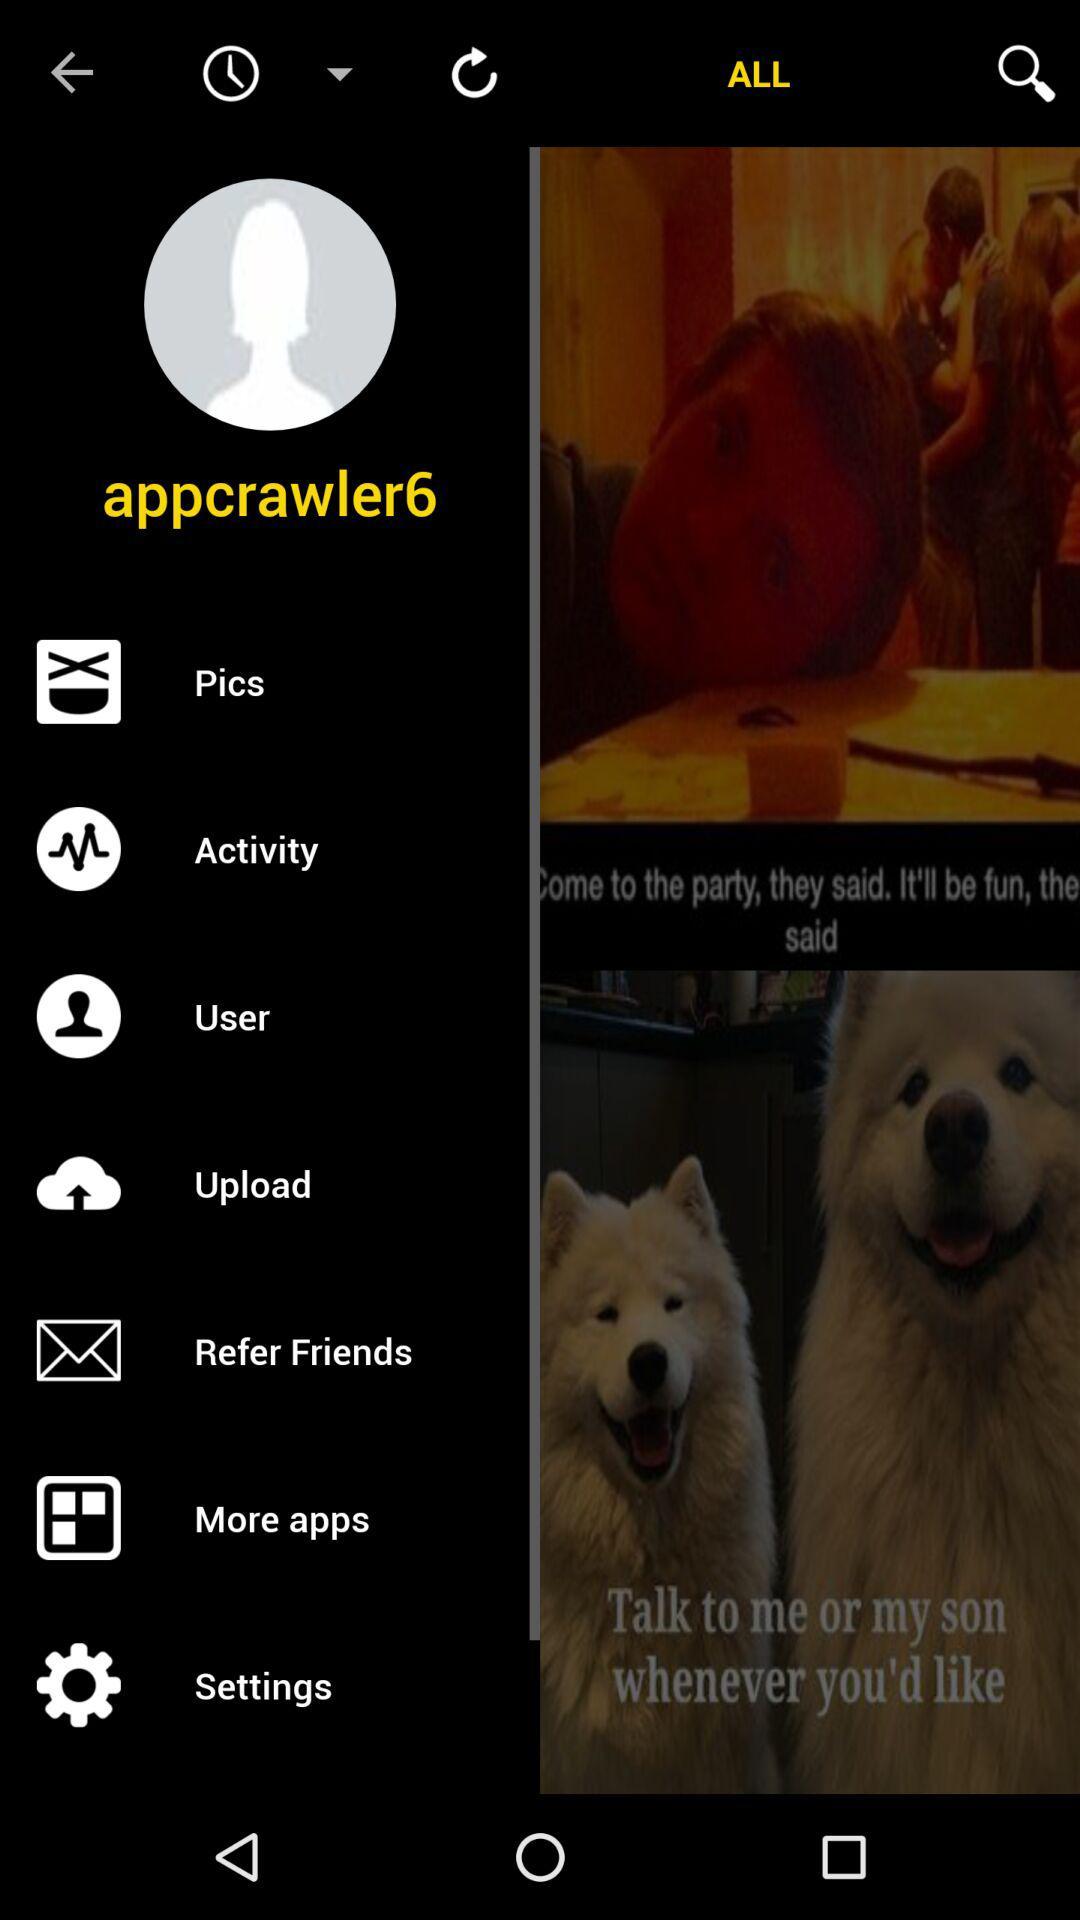  I want to click on search the menu, so click(1026, 73).